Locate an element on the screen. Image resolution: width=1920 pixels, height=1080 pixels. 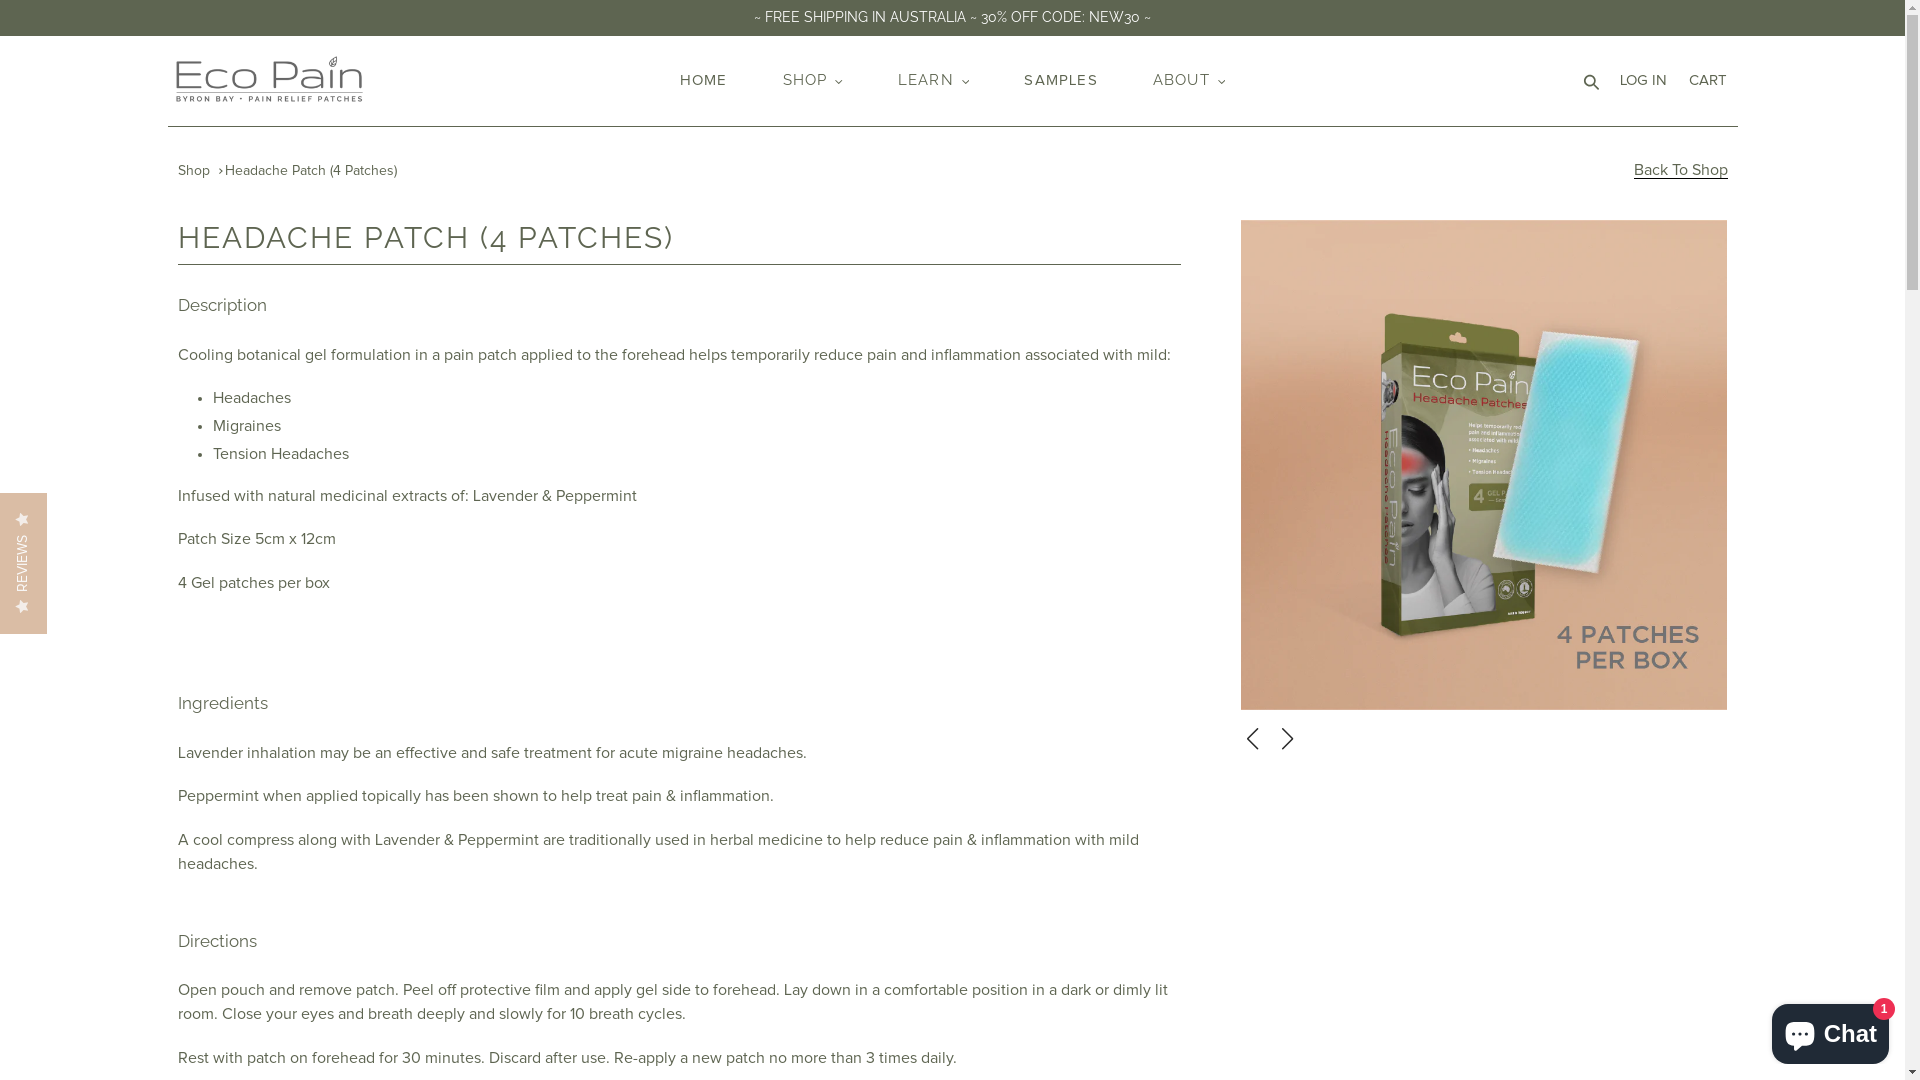
'SHOP' is located at coordinates (812, 80).